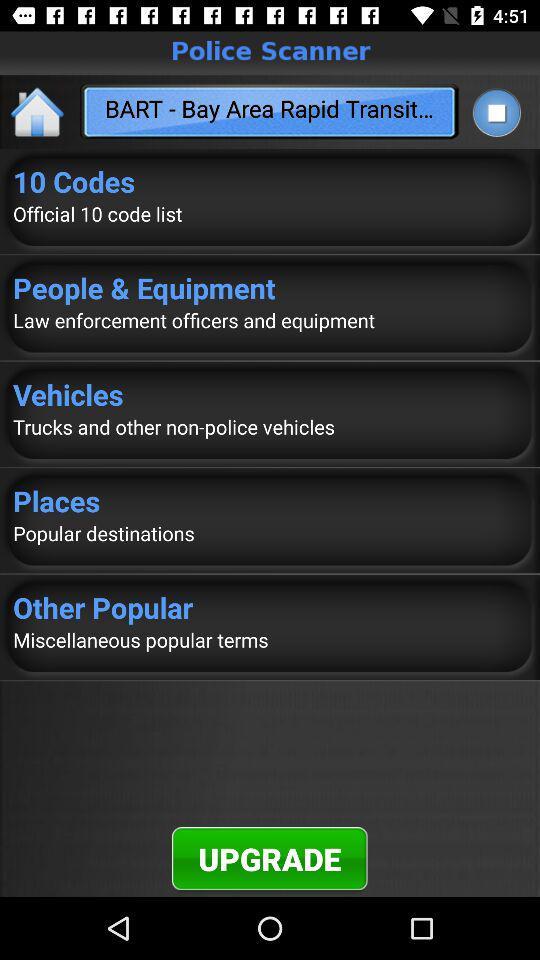  Describe the element at coordinates (495, 112) in the screenshot. I see `the item to the right of bart bay area app` at that location.